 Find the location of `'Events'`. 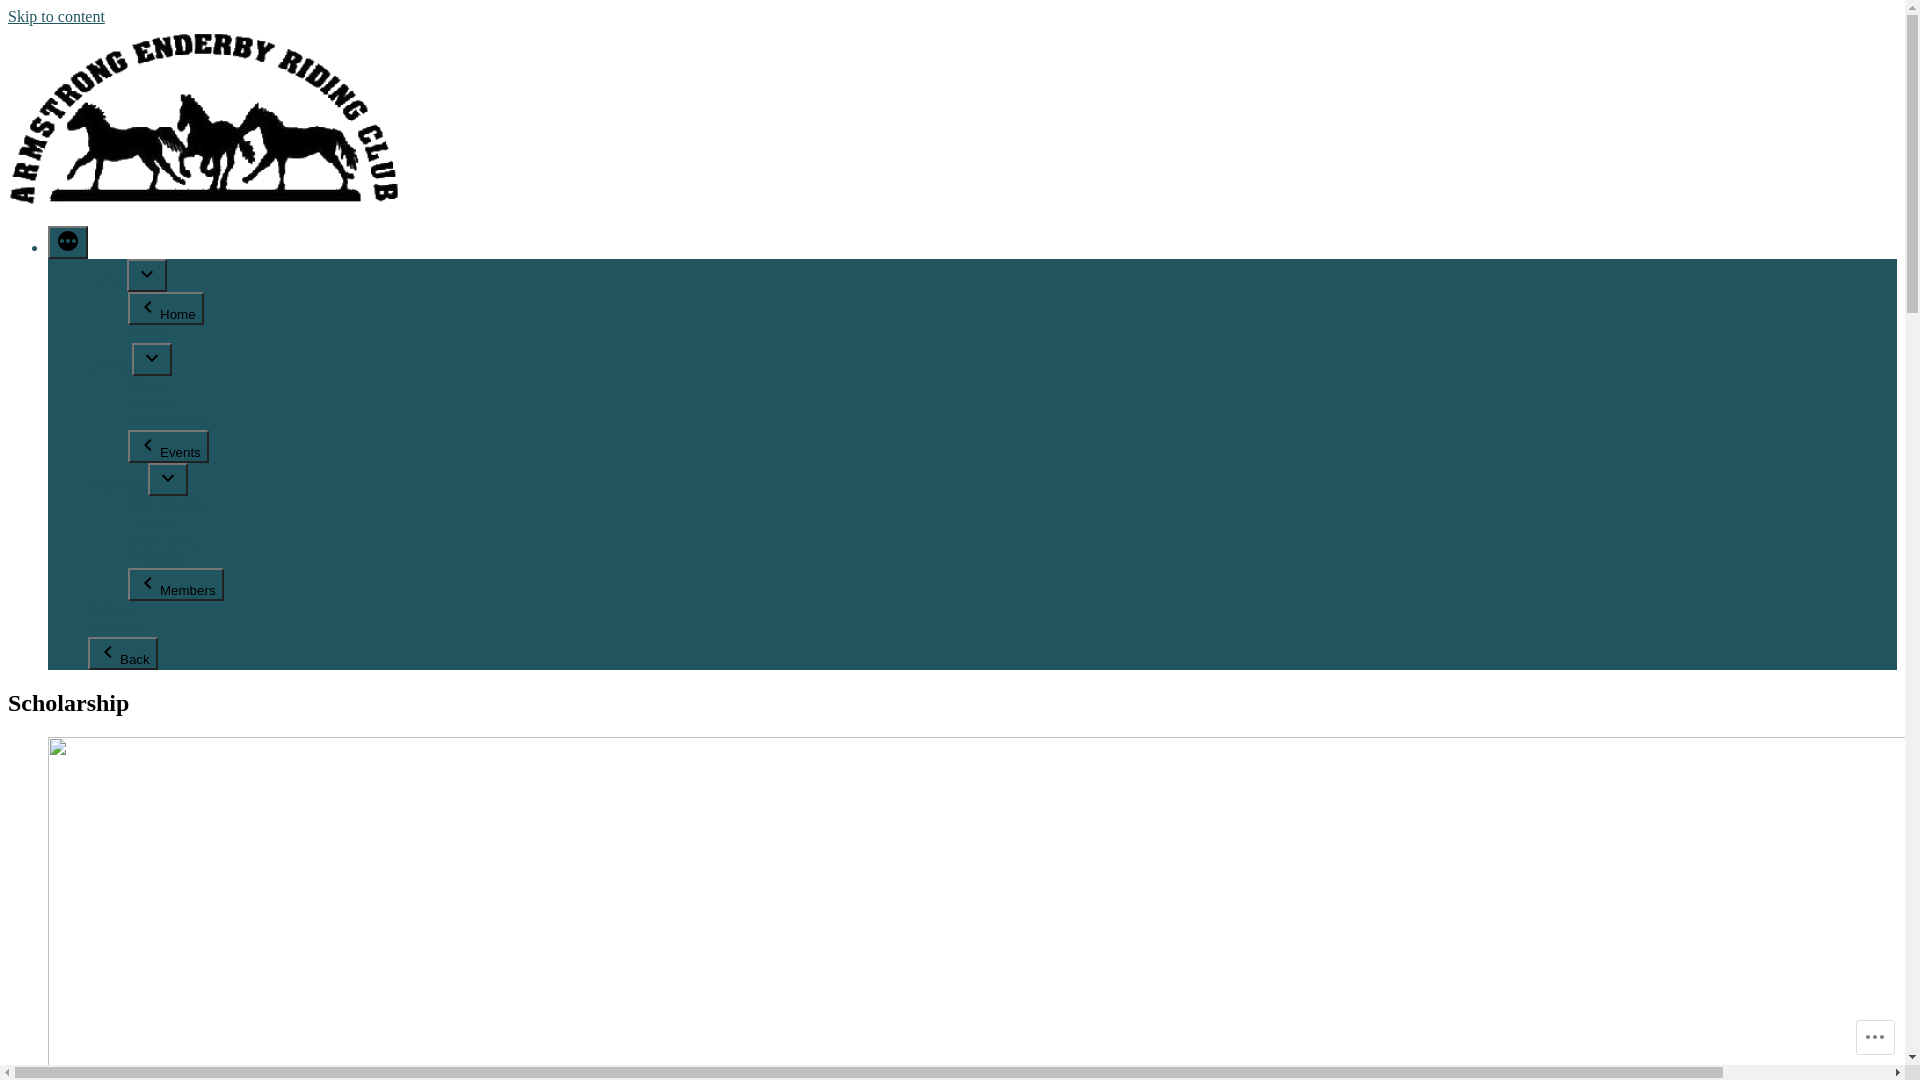

'Events' is located at coordinates (109, 364).